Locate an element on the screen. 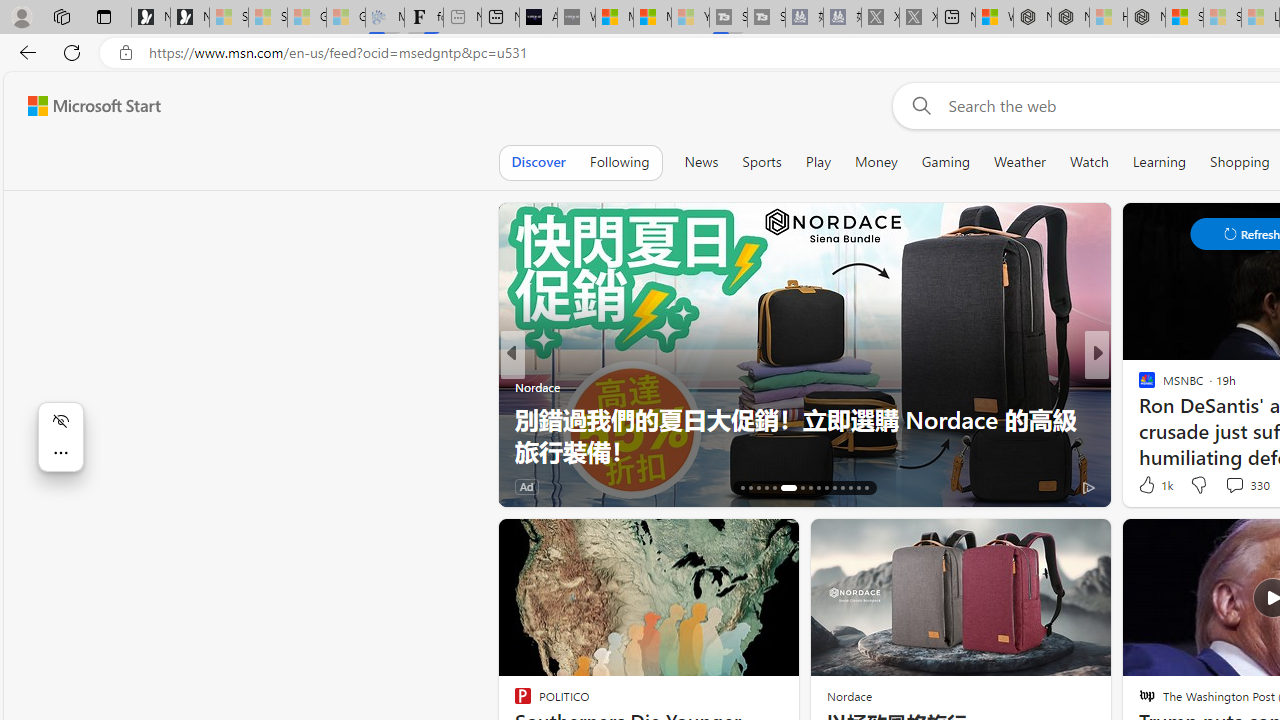 The height and width of the screenshot is (720, 1280). 'View comments 55 Comment' is located at coordinates (1237, 486).